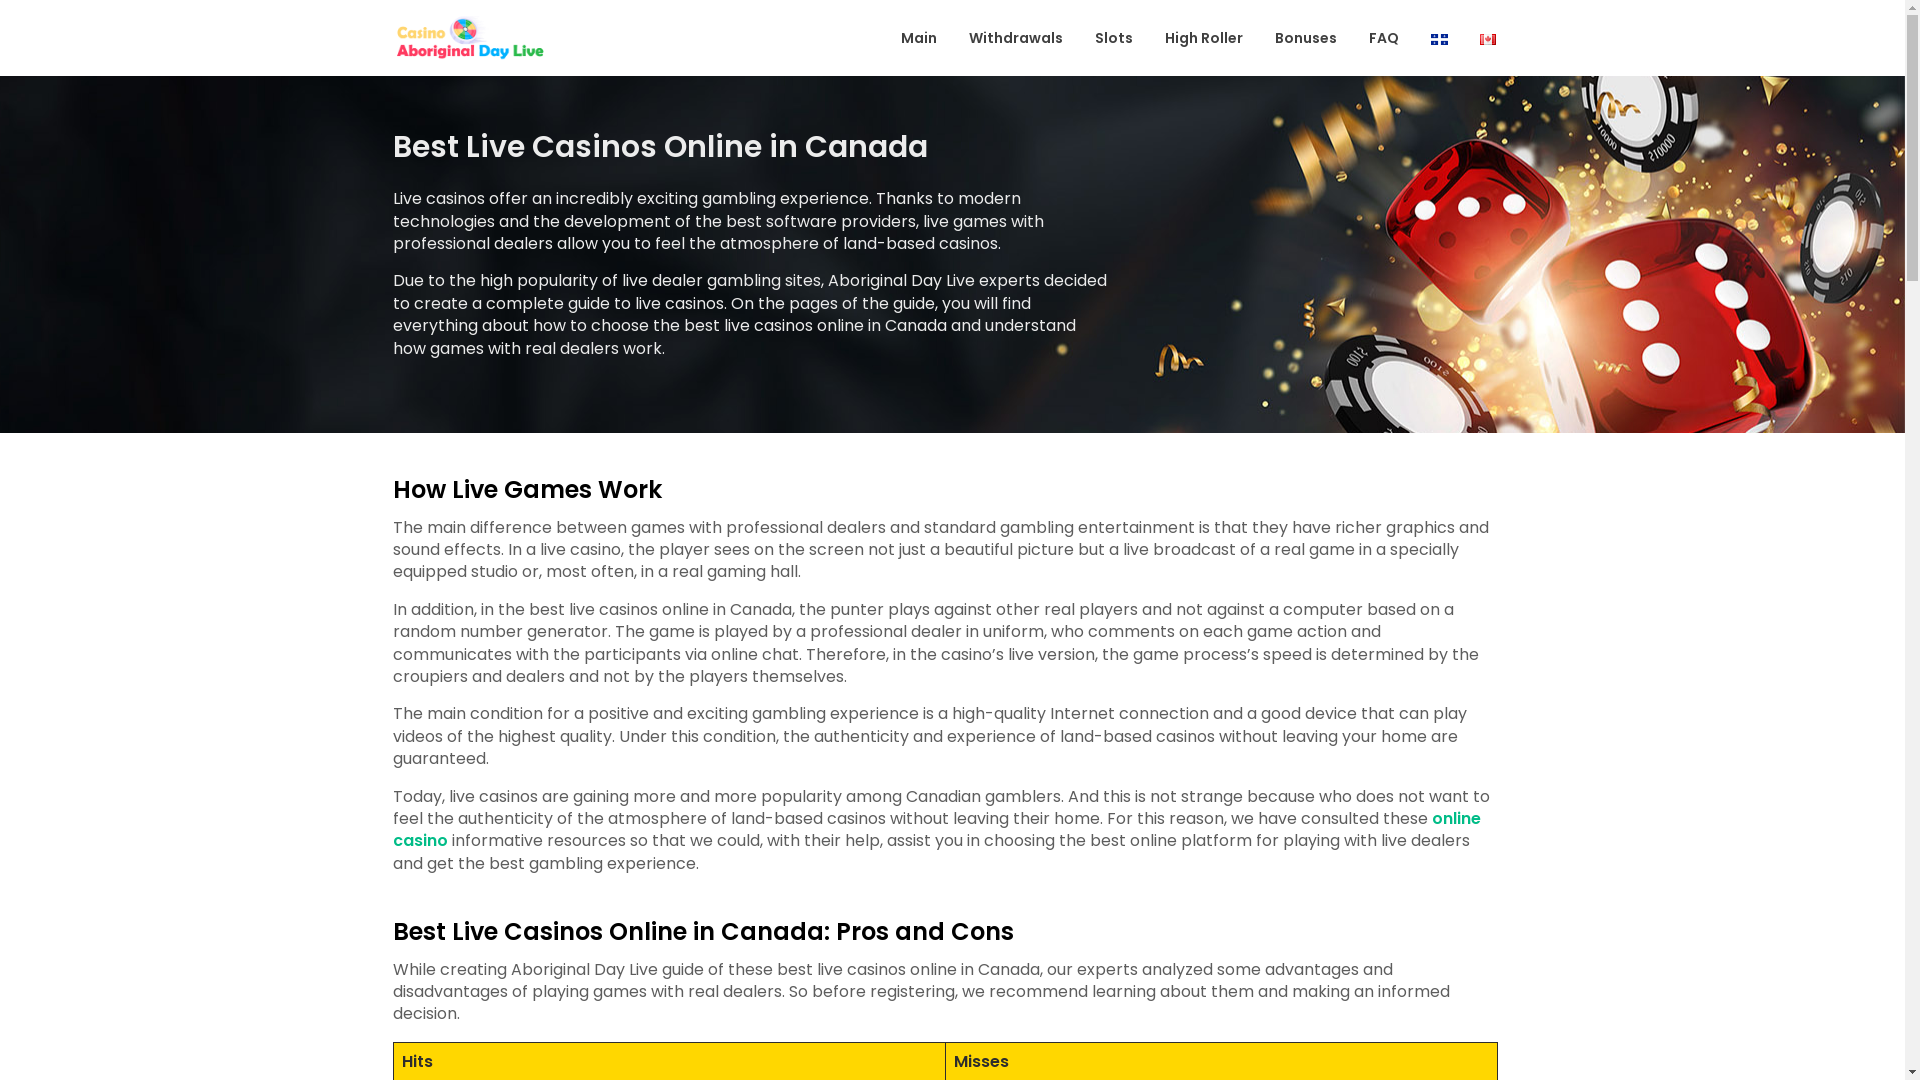 The height and width of the screenshot is (1080, 1920). Describe the element at coordinates (614, 56) in the screenshot. I see `'Casino Aboriginal Day Live'` at that location.